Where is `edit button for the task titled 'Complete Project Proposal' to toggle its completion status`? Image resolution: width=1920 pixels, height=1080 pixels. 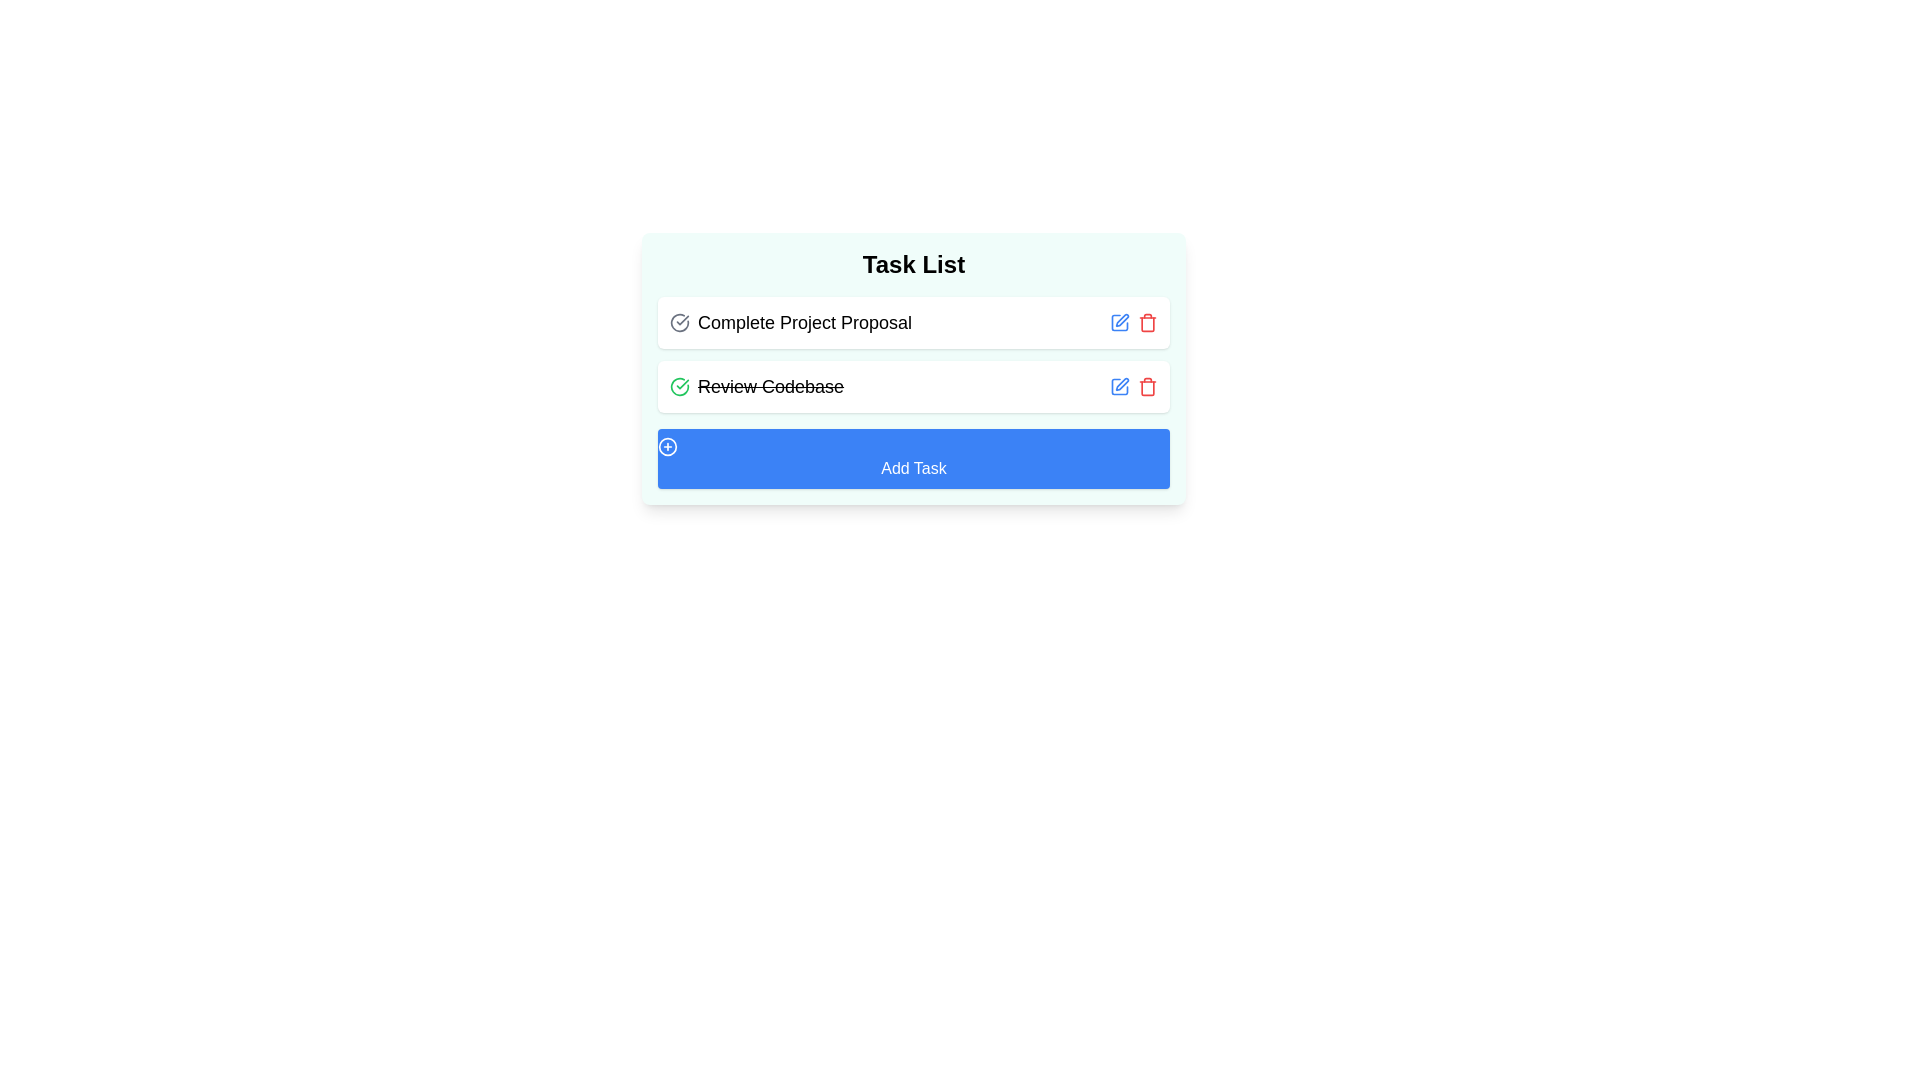 edit button for the task titled 'Complete Project Proposal' to toggle its completion status is located at coordinates (1118, 322).